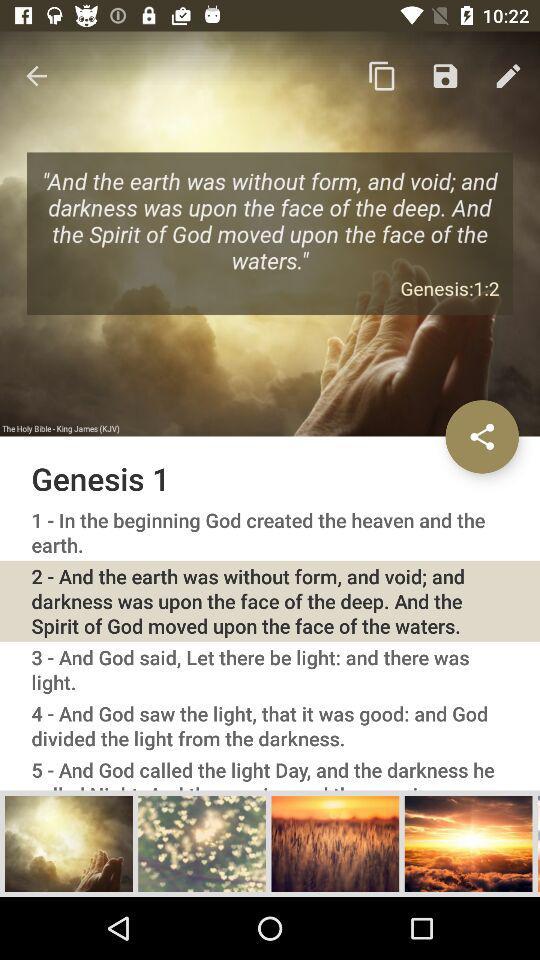 The image size is (540, 960). Describe the element at coordinates (481, 436) in the screenshot. I see `share article` at that location.